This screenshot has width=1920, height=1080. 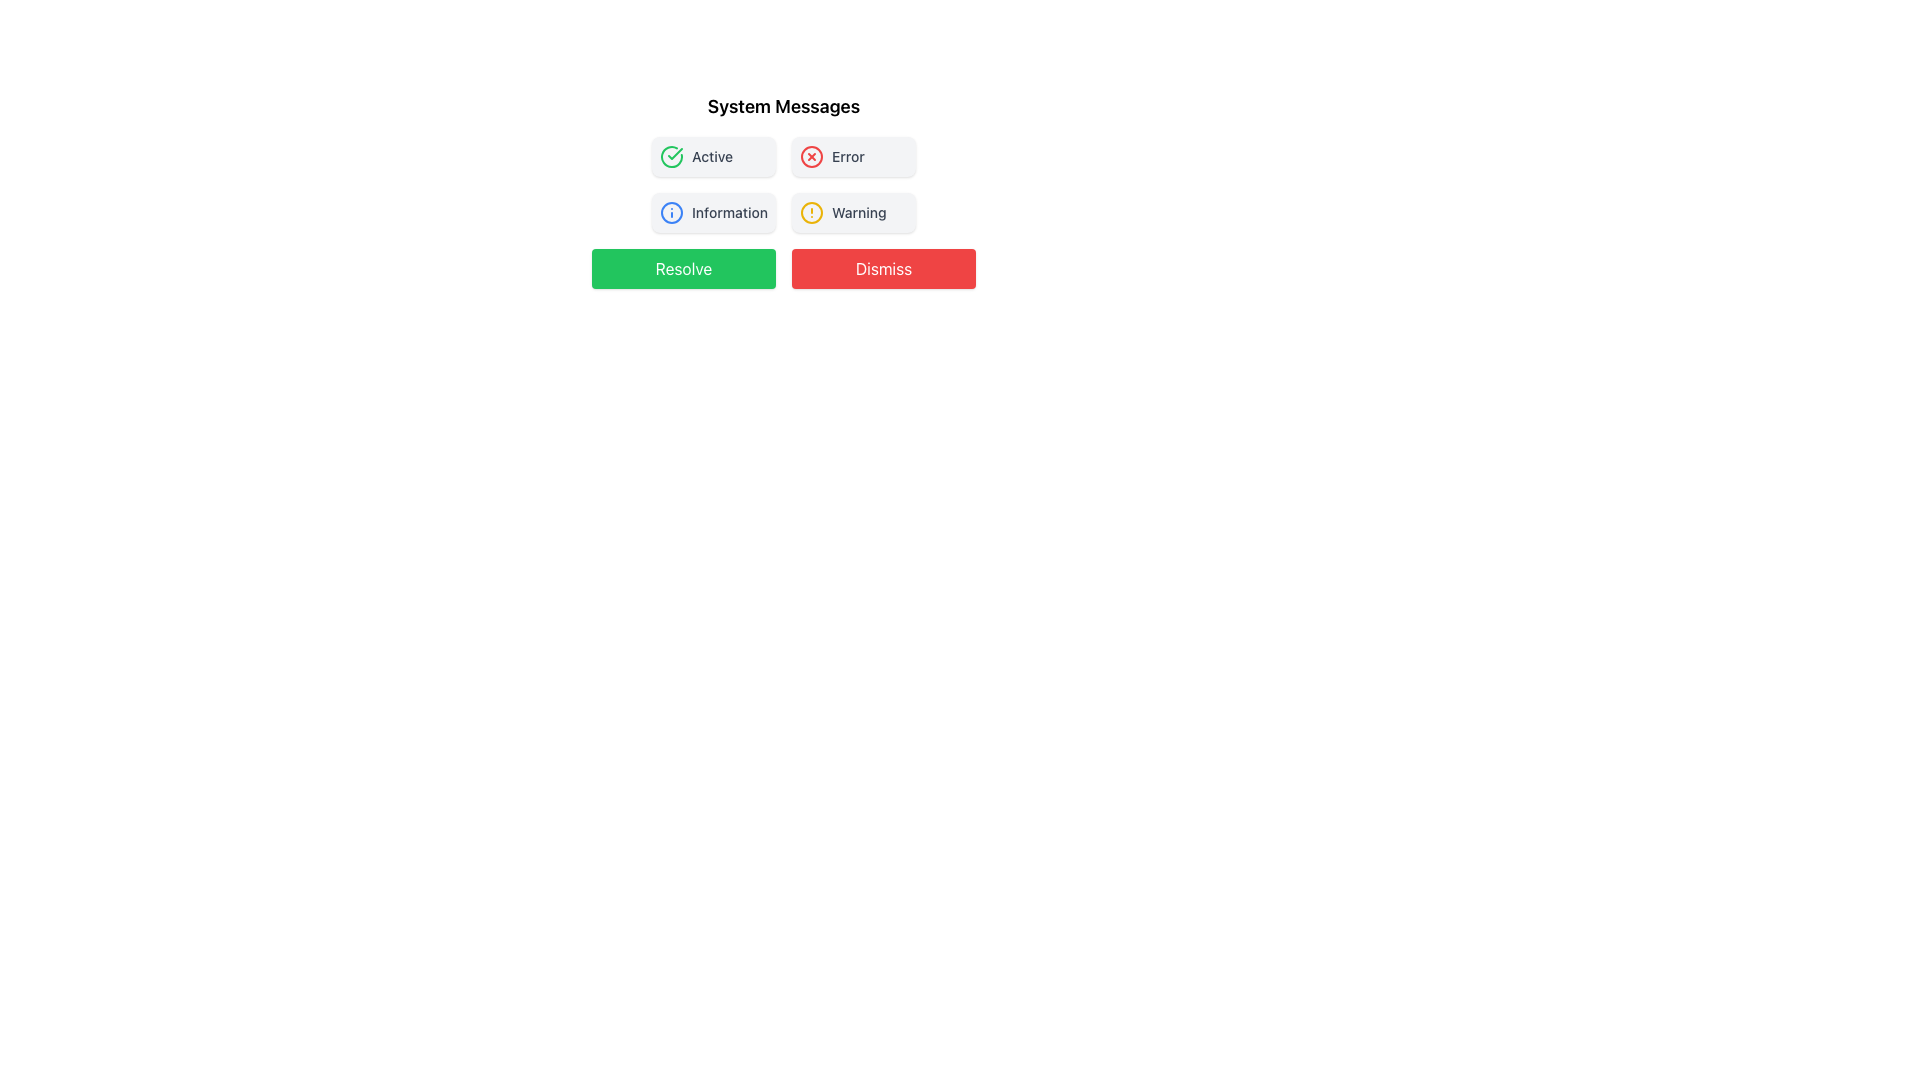 I want to click on the green circular icon with a checkmark located in the top-left quadrant of the system messages section if it is interactive, so click(x=672, y=156).